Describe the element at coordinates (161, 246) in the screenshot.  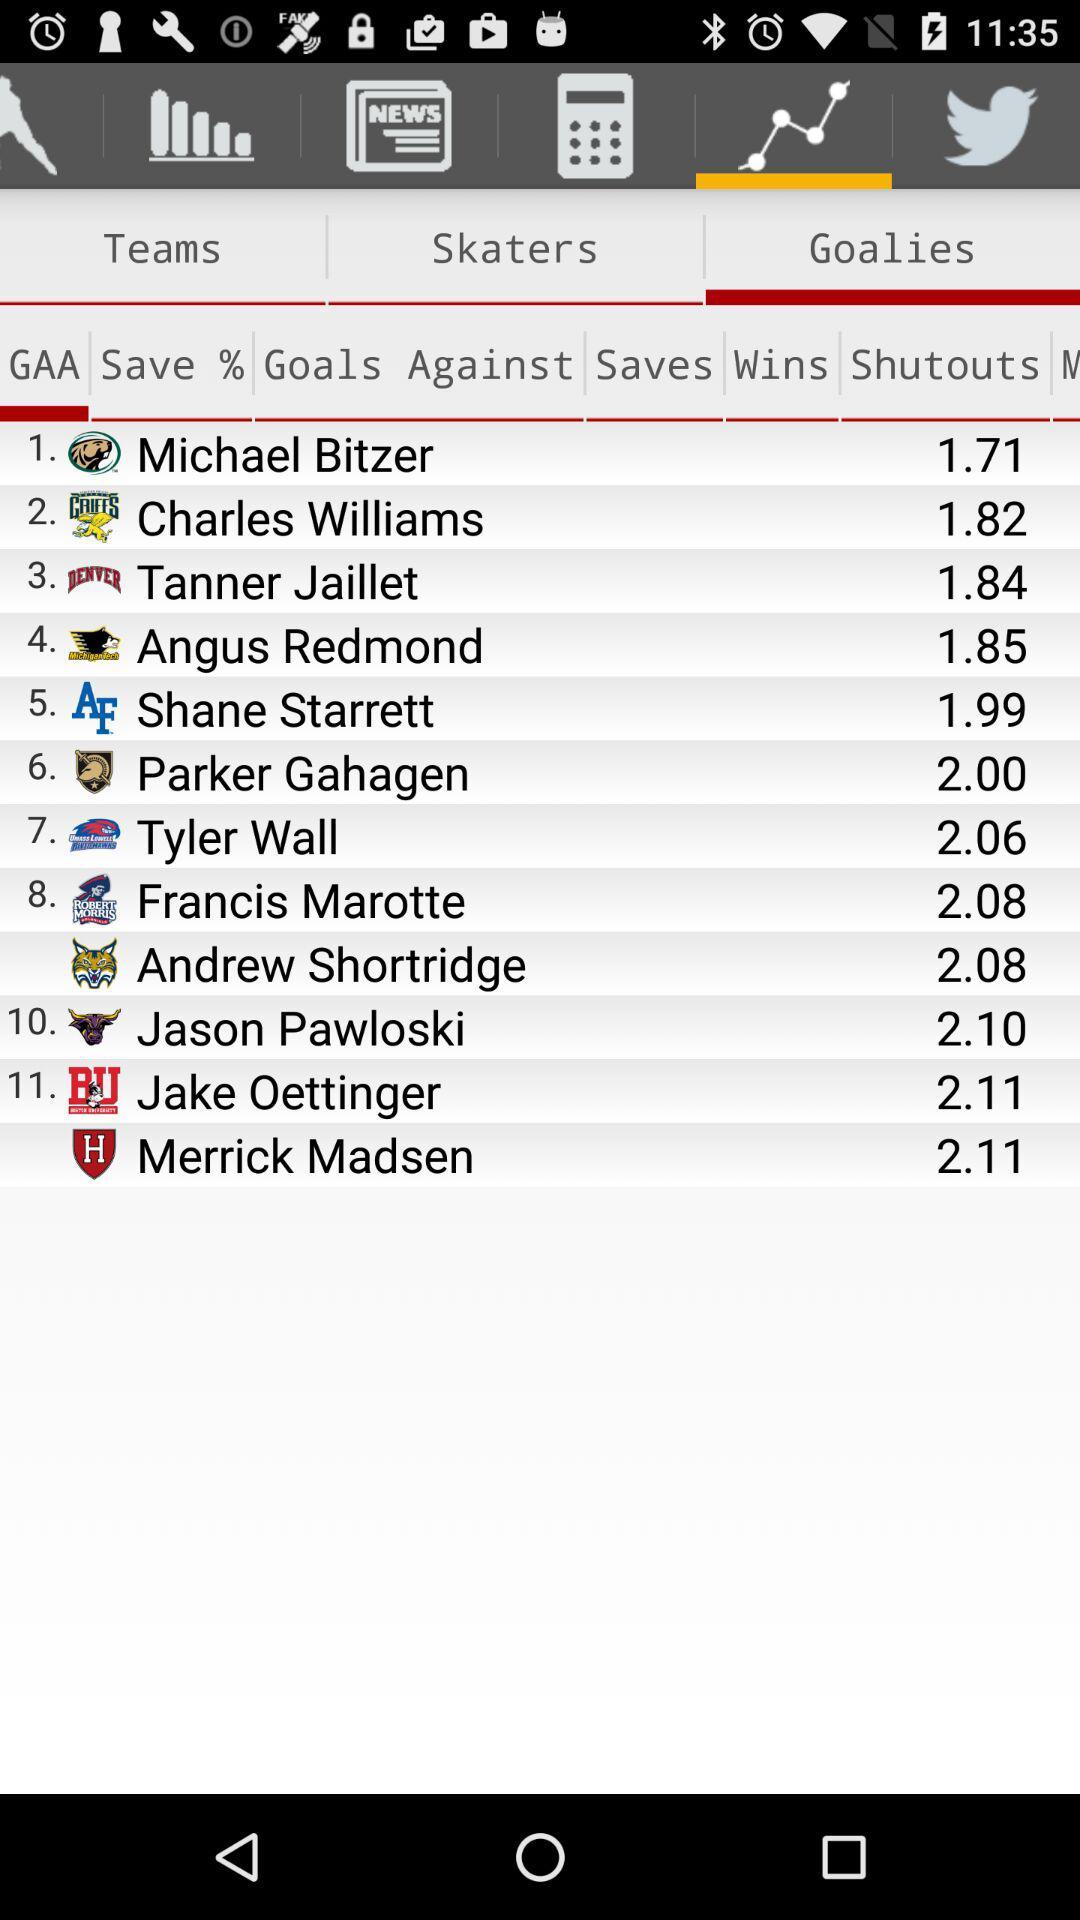
I see `teams item` at that location.